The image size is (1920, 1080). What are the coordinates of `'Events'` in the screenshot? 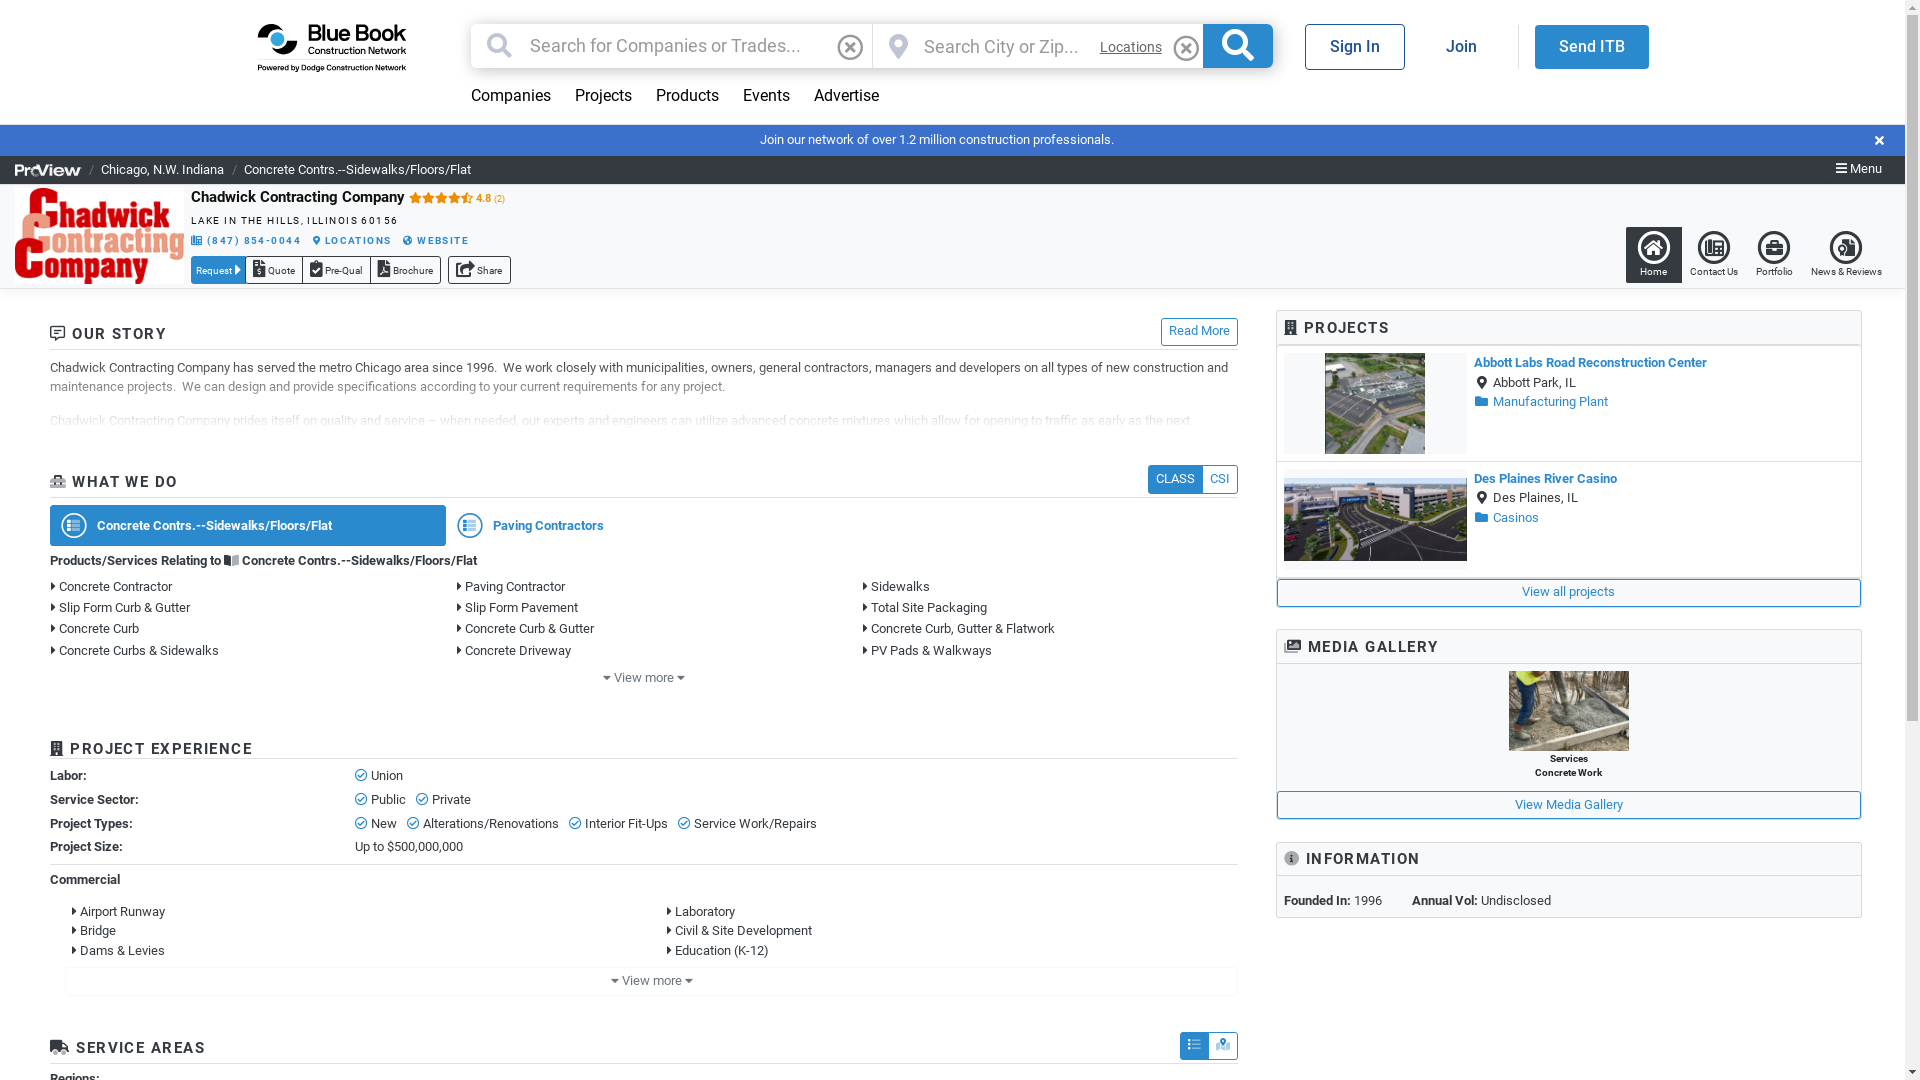 It's located at (764, 96).